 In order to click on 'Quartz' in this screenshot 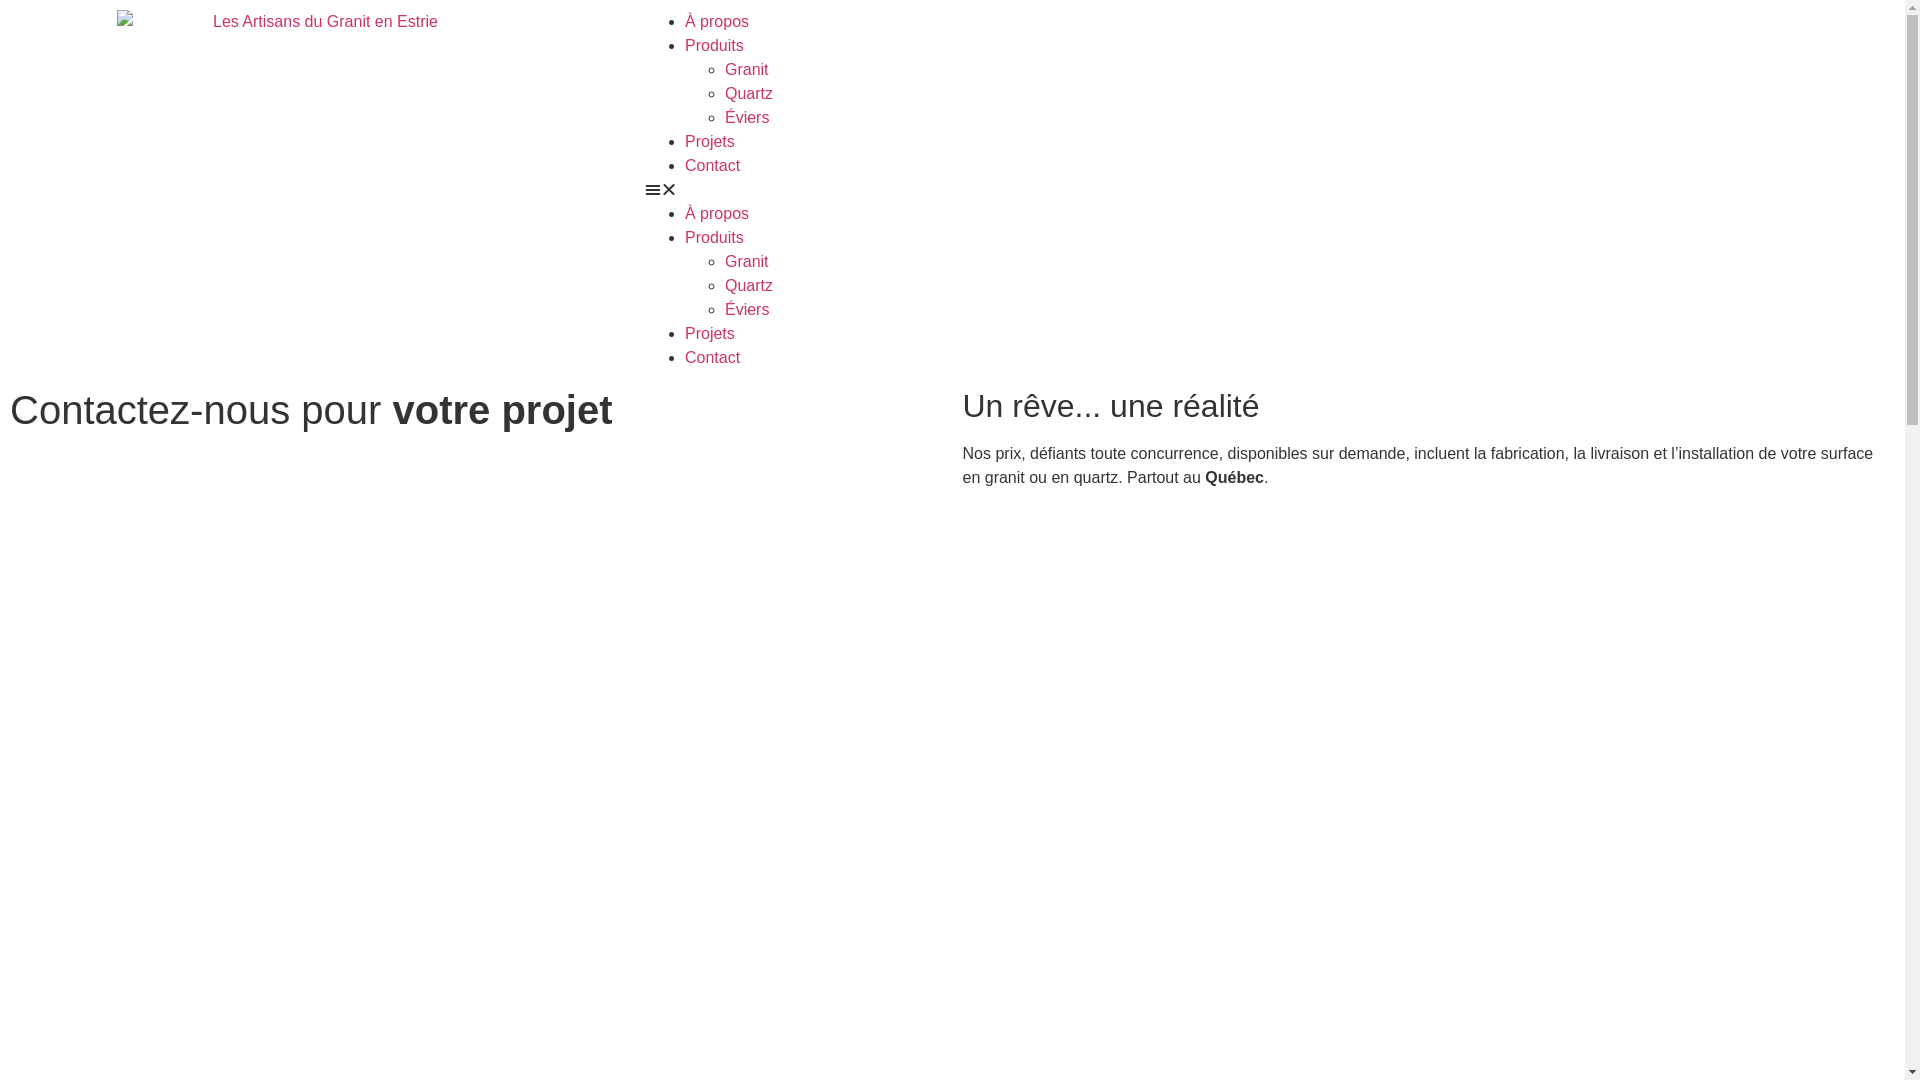, I will do `click(747, 93)`.